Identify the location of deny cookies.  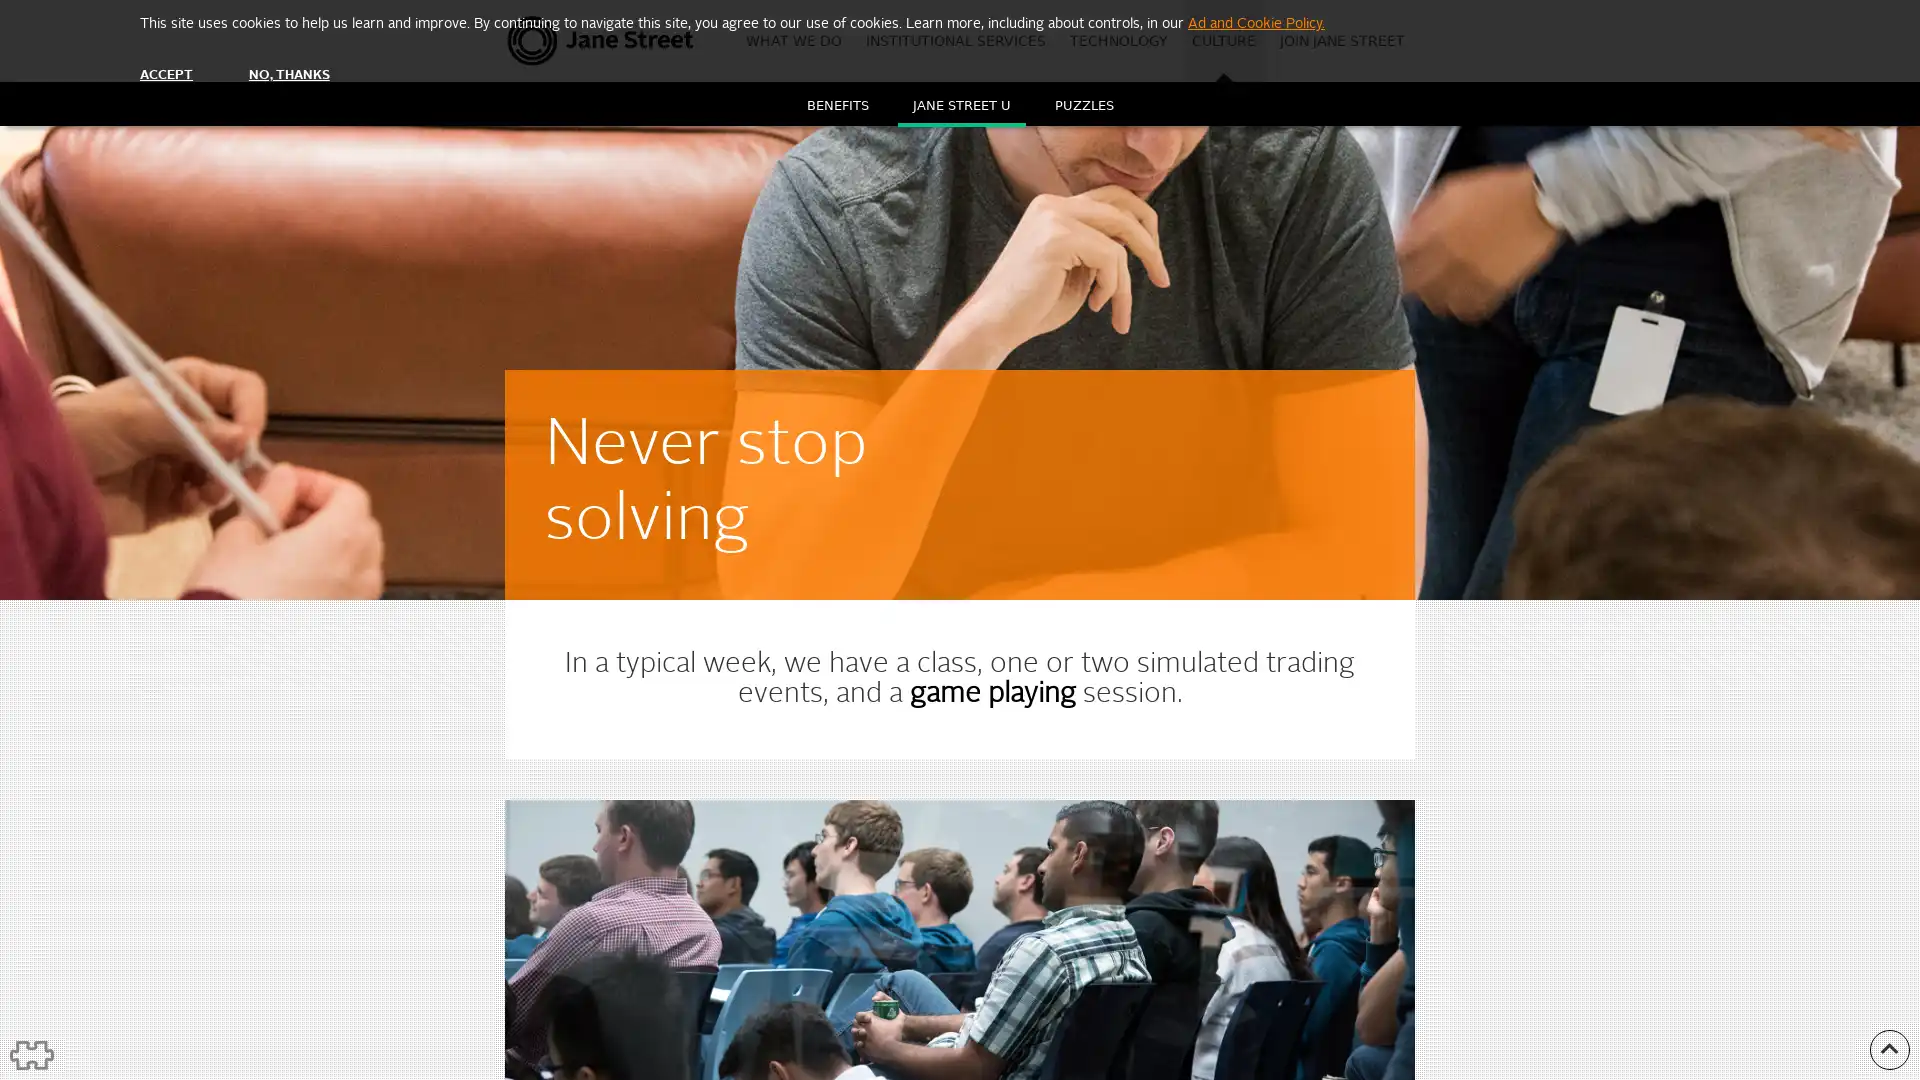
(287, 74).